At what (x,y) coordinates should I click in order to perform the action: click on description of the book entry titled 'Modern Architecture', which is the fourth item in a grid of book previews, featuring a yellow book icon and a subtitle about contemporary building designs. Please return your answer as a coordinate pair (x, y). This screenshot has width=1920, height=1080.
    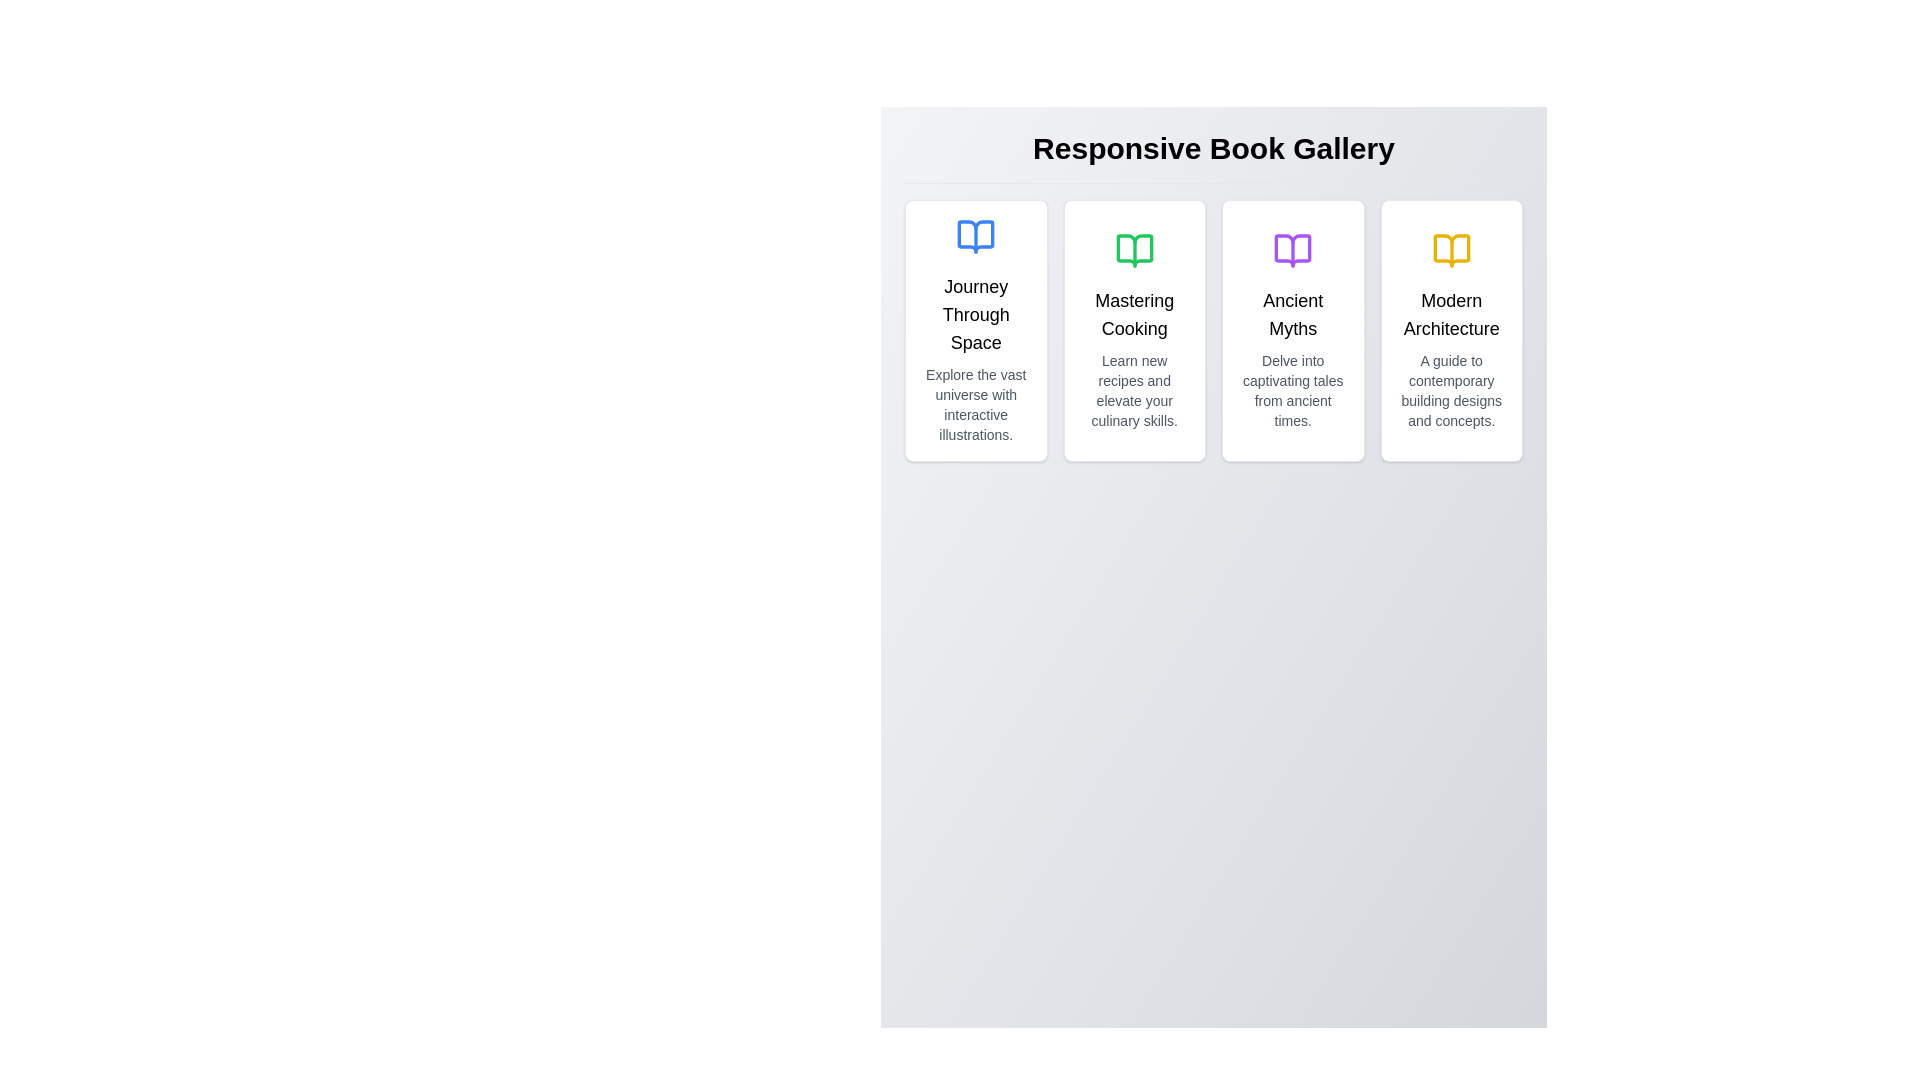
    Looking at the image, I should click on (1451, 330).